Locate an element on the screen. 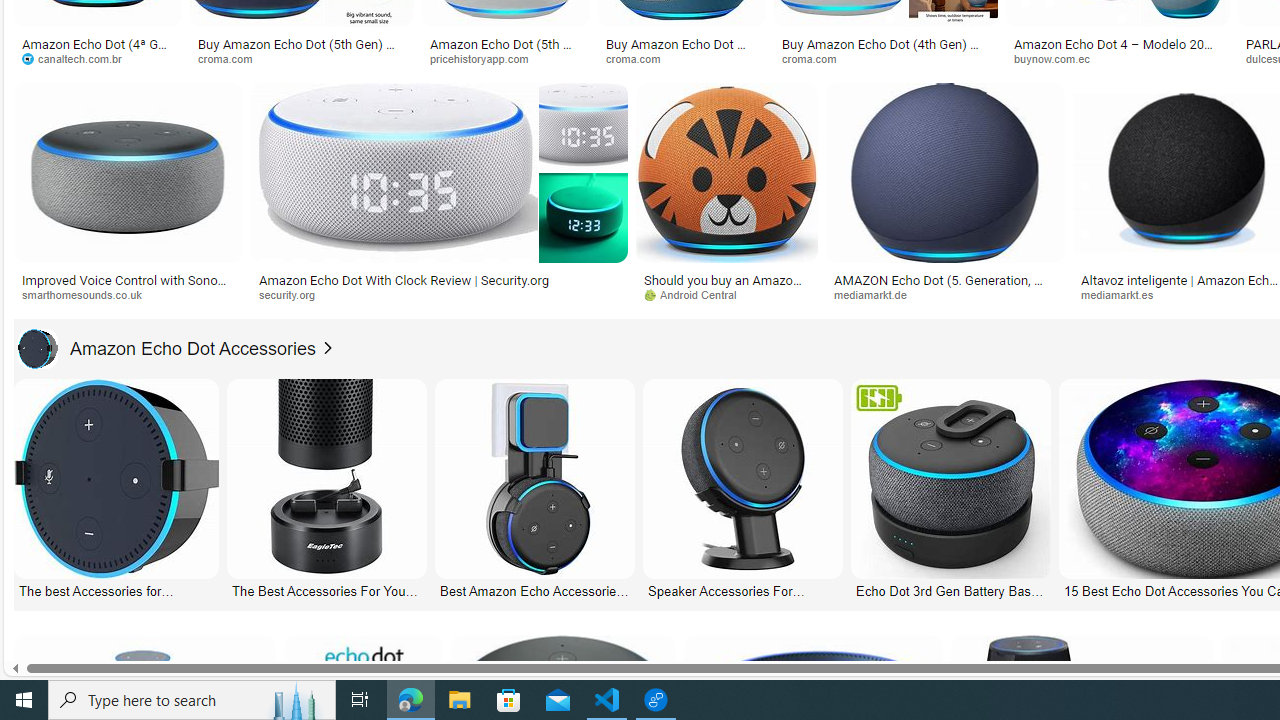  'security.org' is located at coordinates (438, 295).